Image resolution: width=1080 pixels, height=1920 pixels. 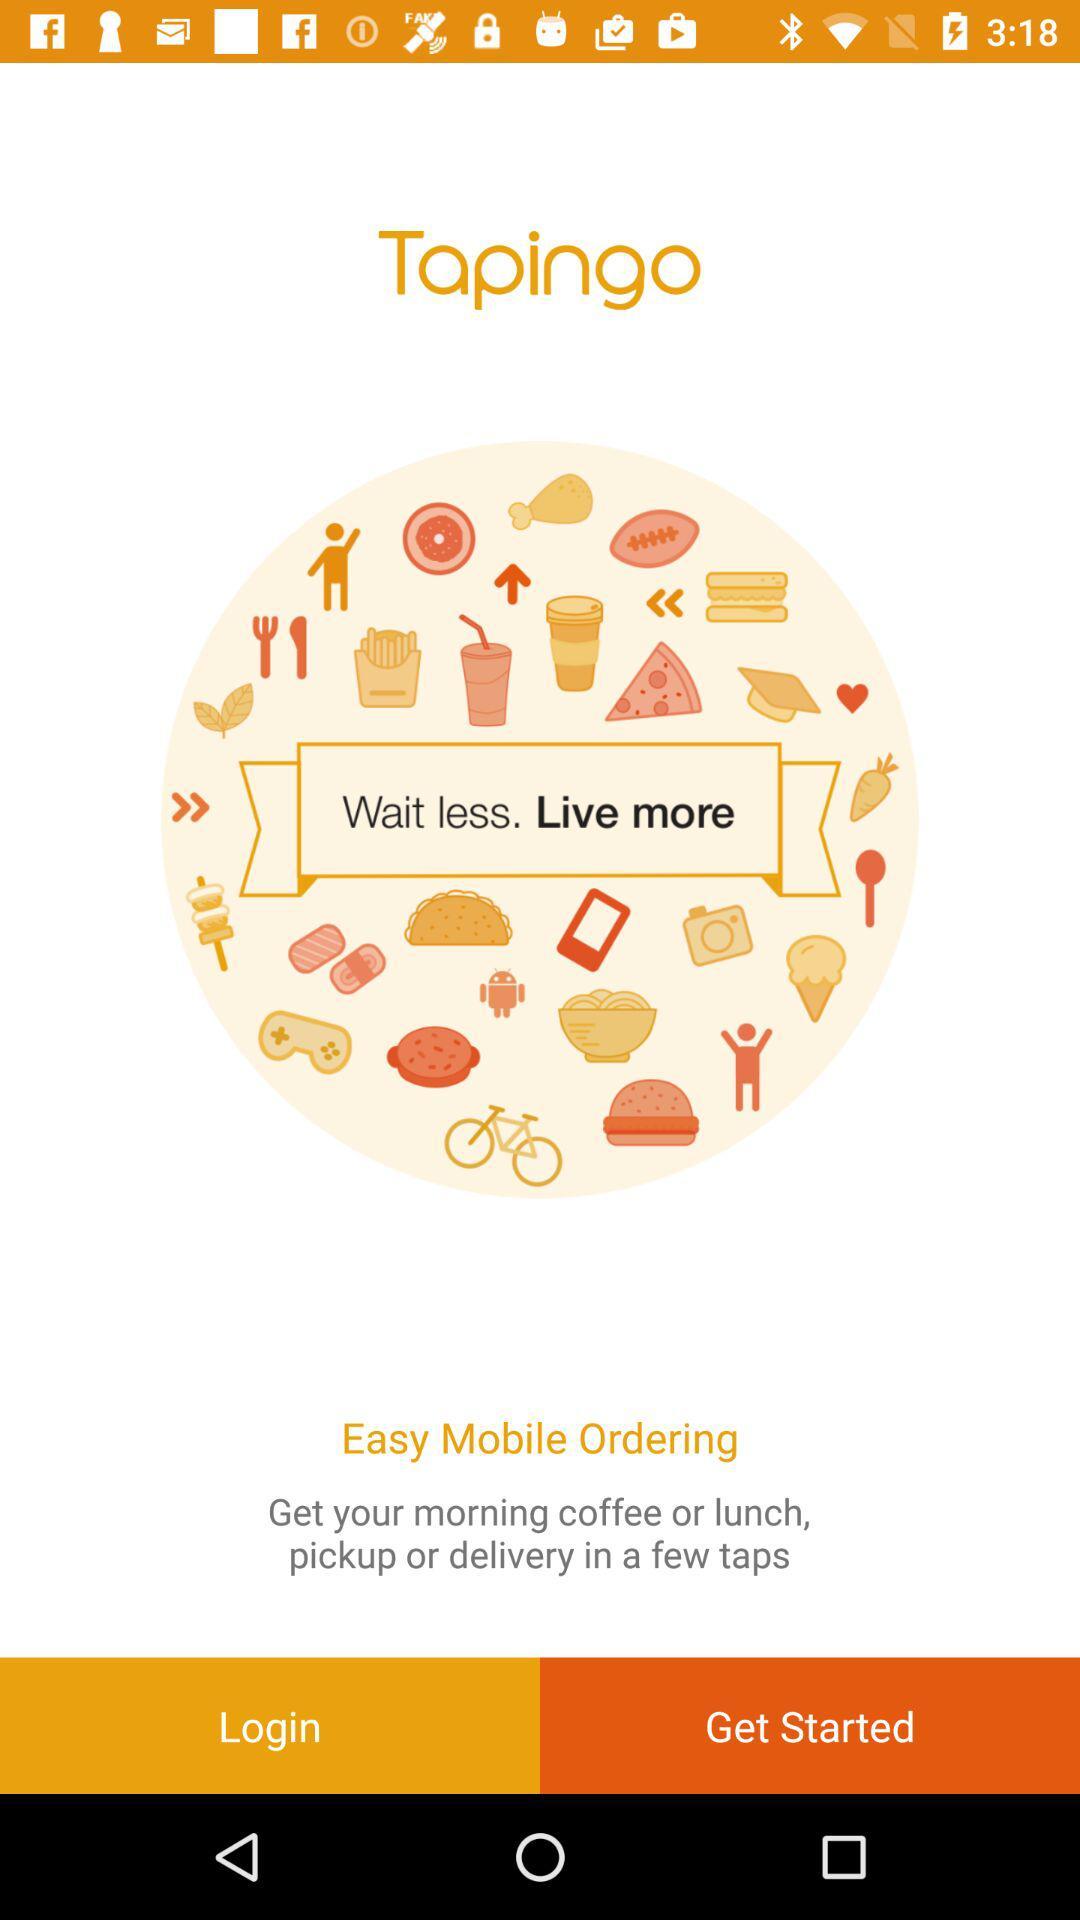 What do you see at coordinates (270, 1724) in the screenshot?
I see `login icon` at bounding box center [270, 1724].